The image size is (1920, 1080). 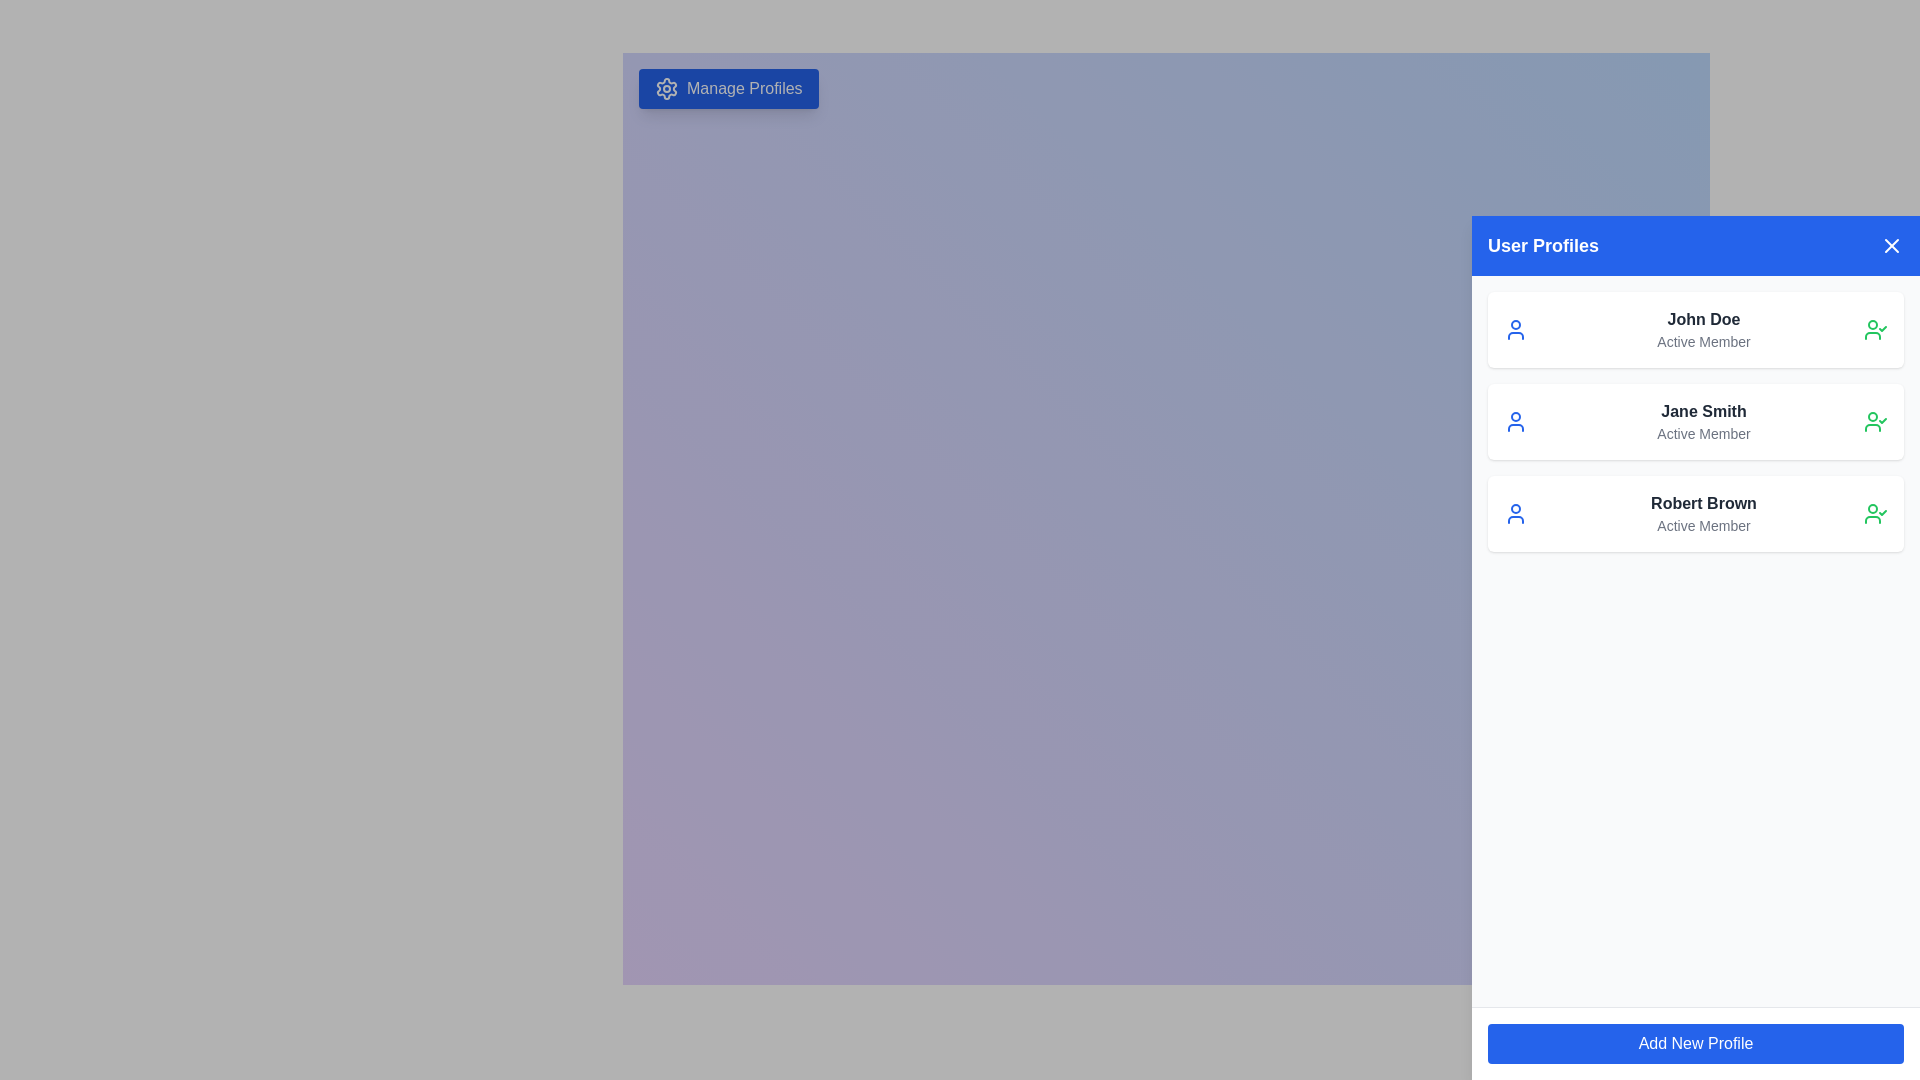 What do you see at coordinates (1703, 319) in the screenshot?
I see `text content of the label displaying 'John Doe', which is positioned at the top of the user profiles list` at bounding box center [1703, 319].